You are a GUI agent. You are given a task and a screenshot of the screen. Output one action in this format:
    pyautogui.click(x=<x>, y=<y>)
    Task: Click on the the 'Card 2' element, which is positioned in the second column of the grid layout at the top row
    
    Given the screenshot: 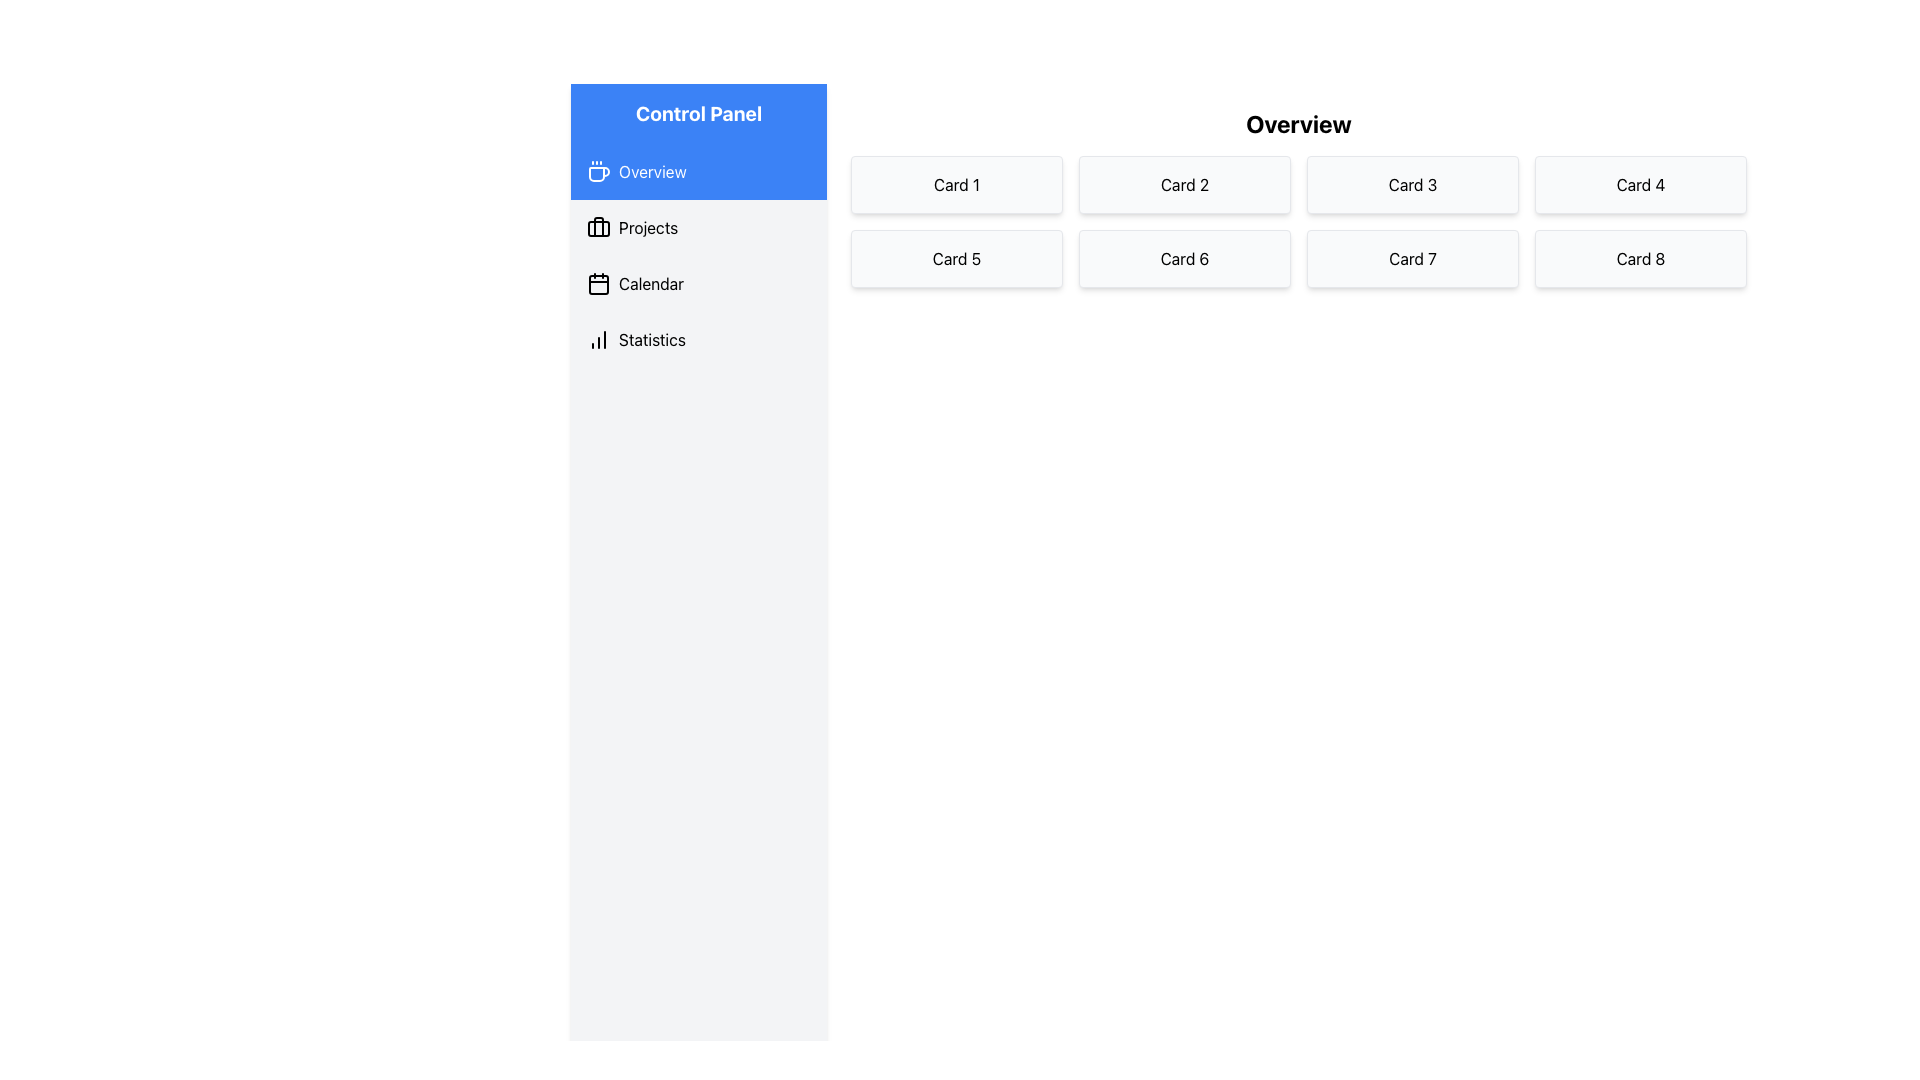 What is the action you would take?
    pyautogui.click(x=1185, y=185)
    